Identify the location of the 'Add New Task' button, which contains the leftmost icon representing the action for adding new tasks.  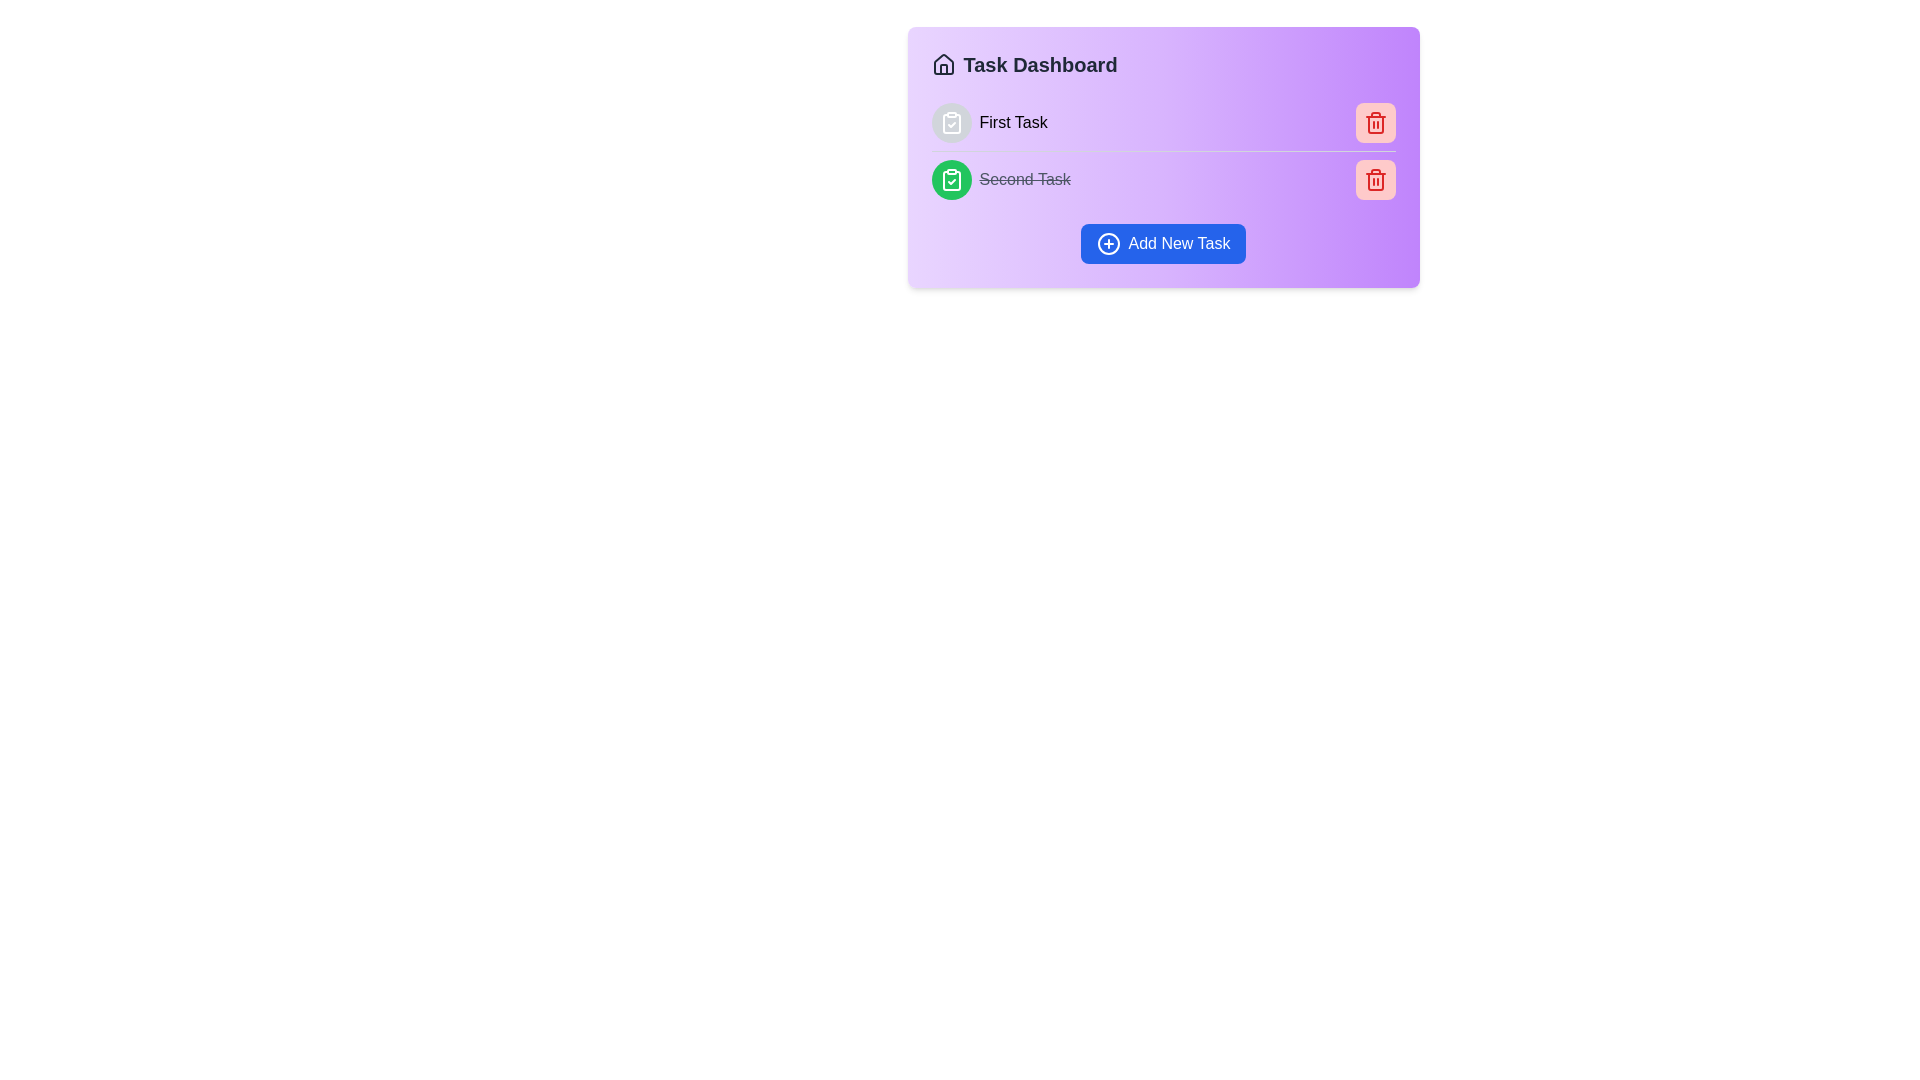
(1107, 242).